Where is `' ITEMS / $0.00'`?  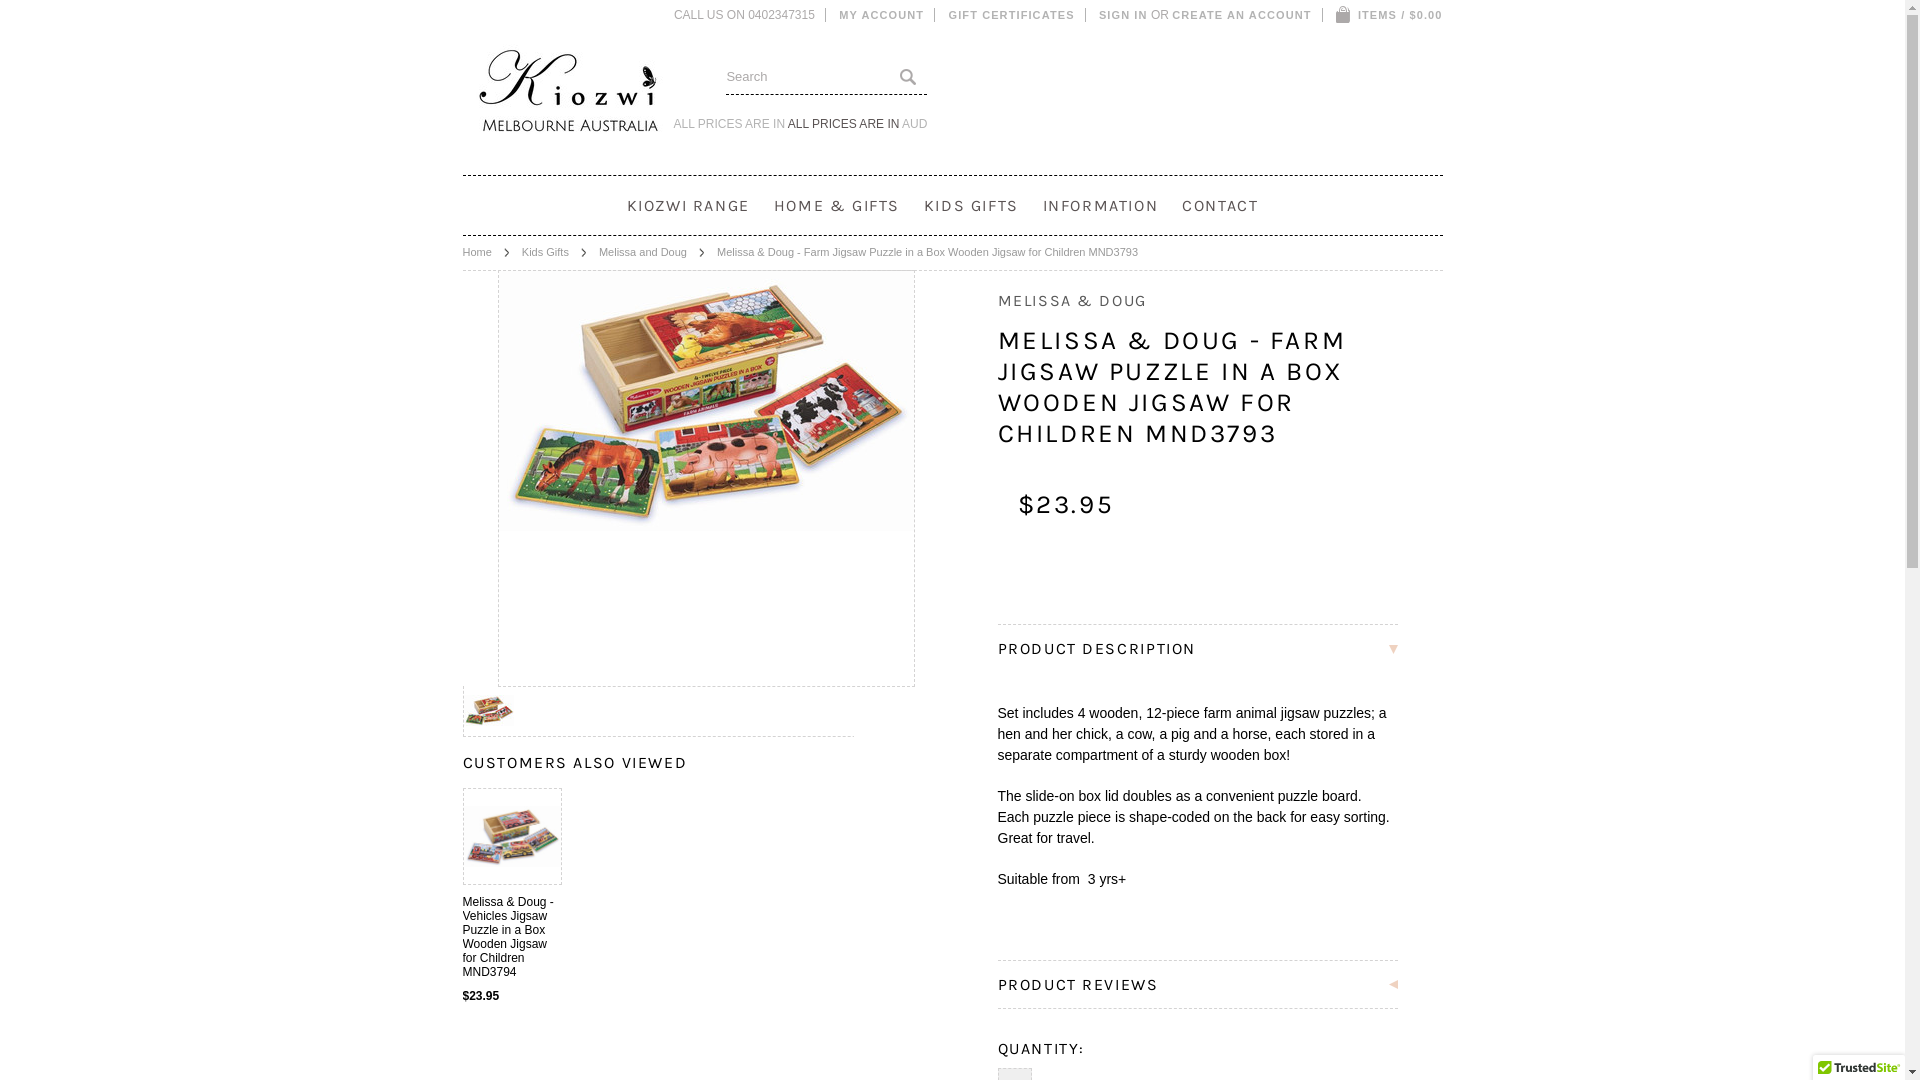 ' ITEMS / $0.00' is located at coordinates (1388, 15).